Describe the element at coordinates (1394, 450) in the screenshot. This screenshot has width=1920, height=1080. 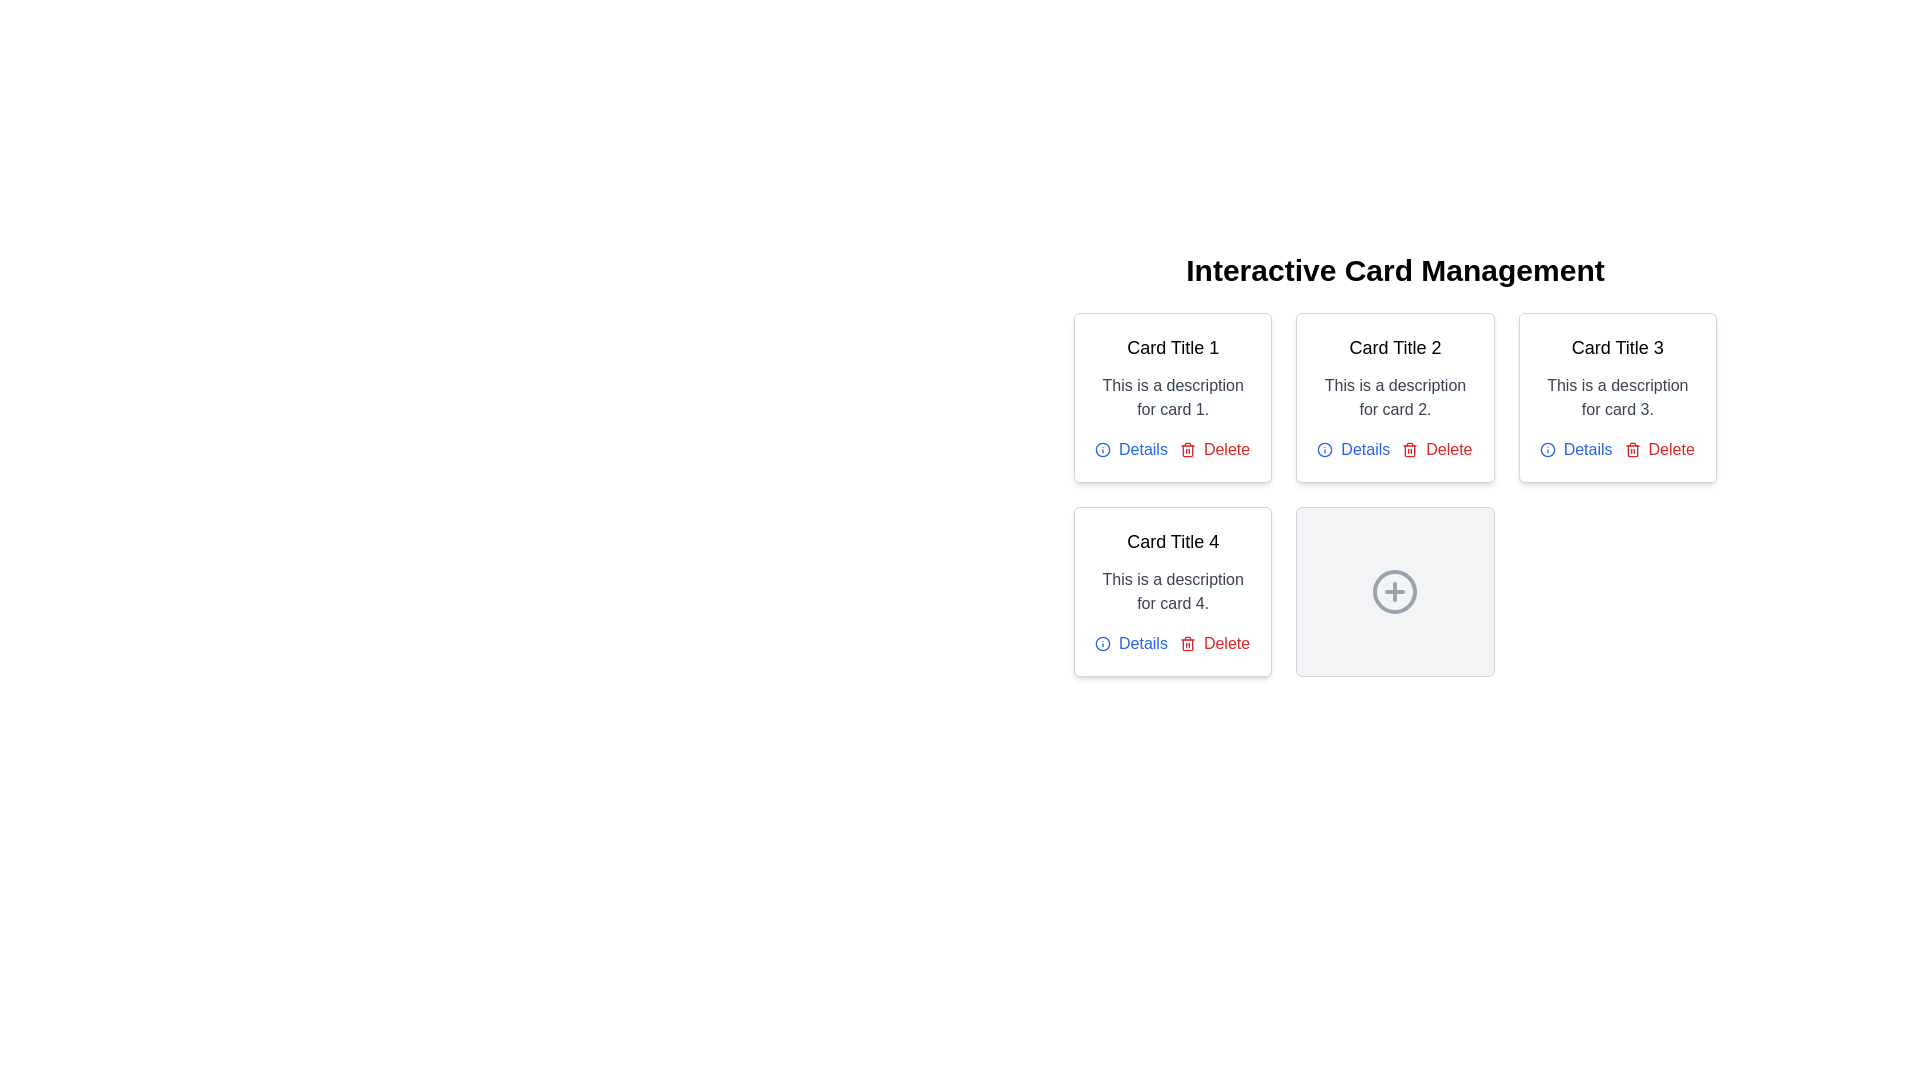
I see `the 'Details' option in the Button Group (Interactive Text Options) to trigger the underline styling` at that location.